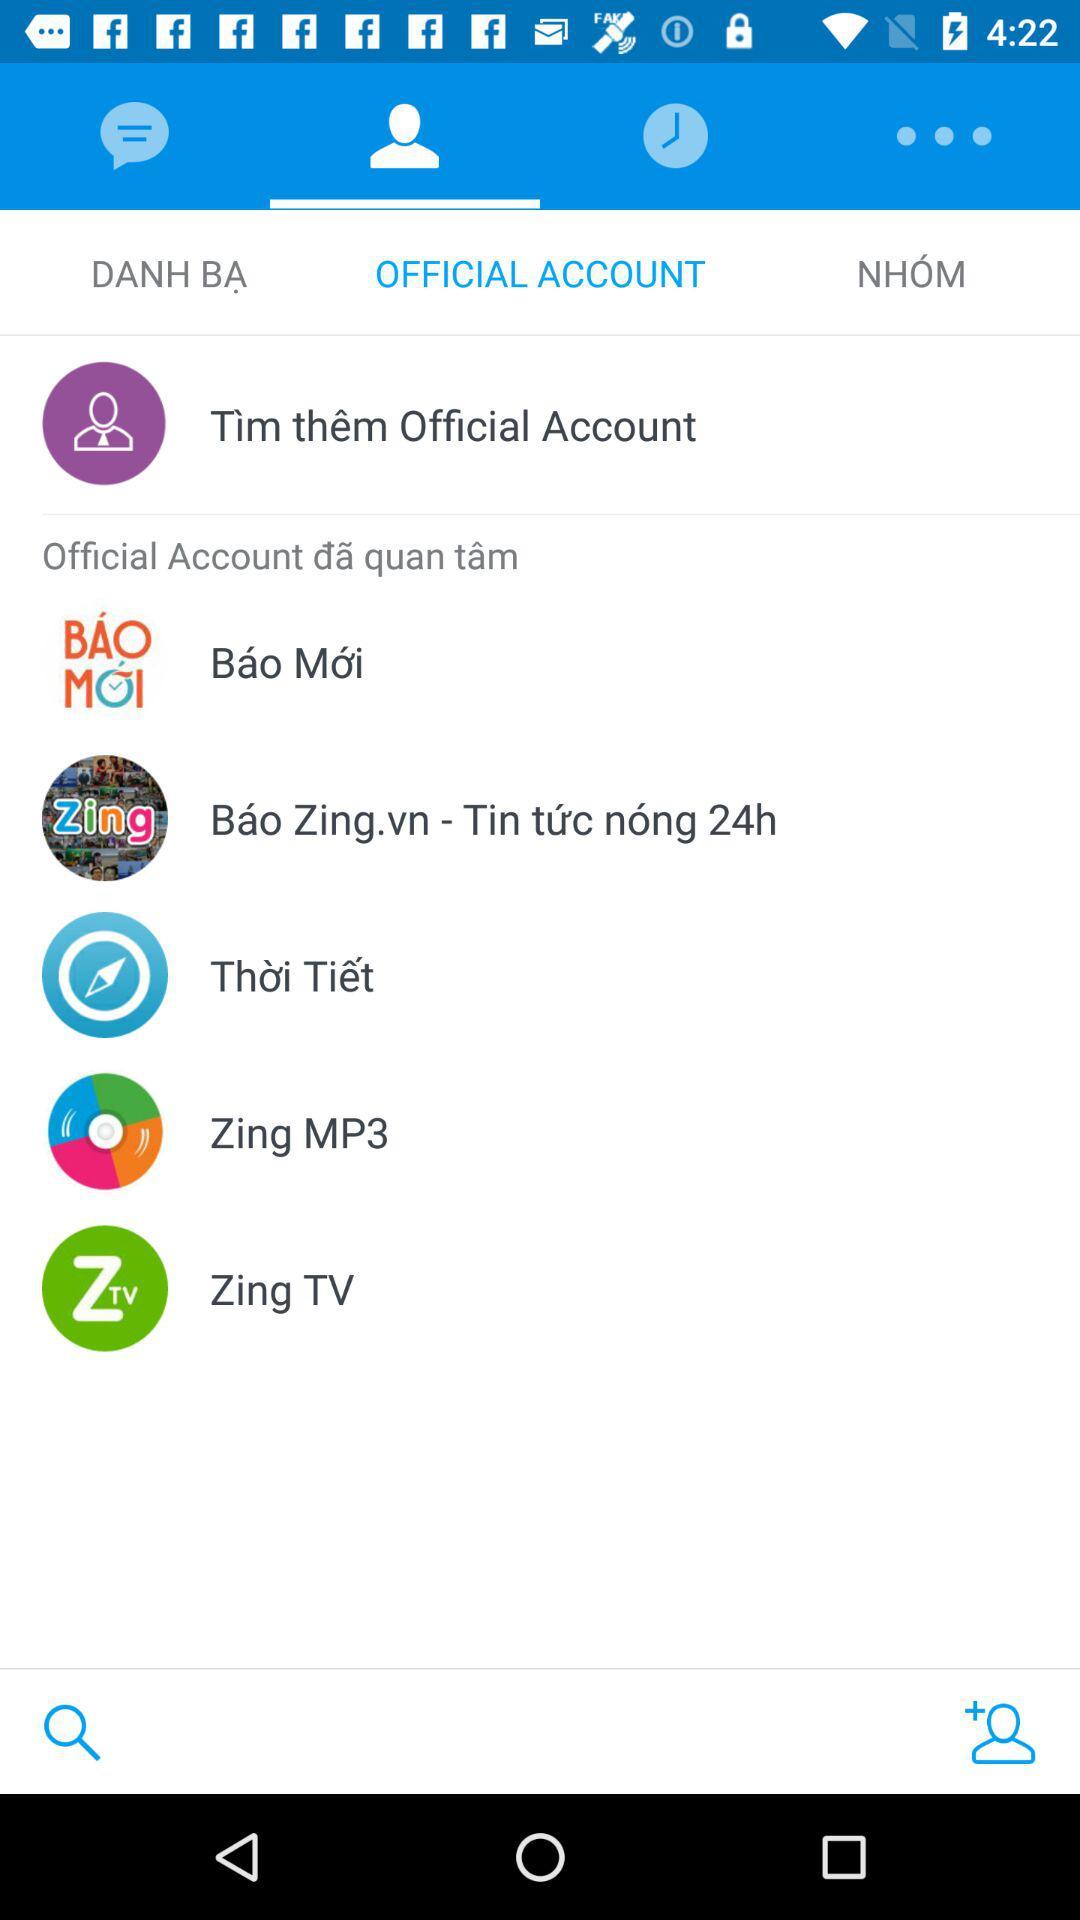 This screenshot has height=1920, width=1080. What do you see at coordinates (292, 974) in the screenshot?
I see `item above the zing mp3 icon` at bounding box center [292, 974].